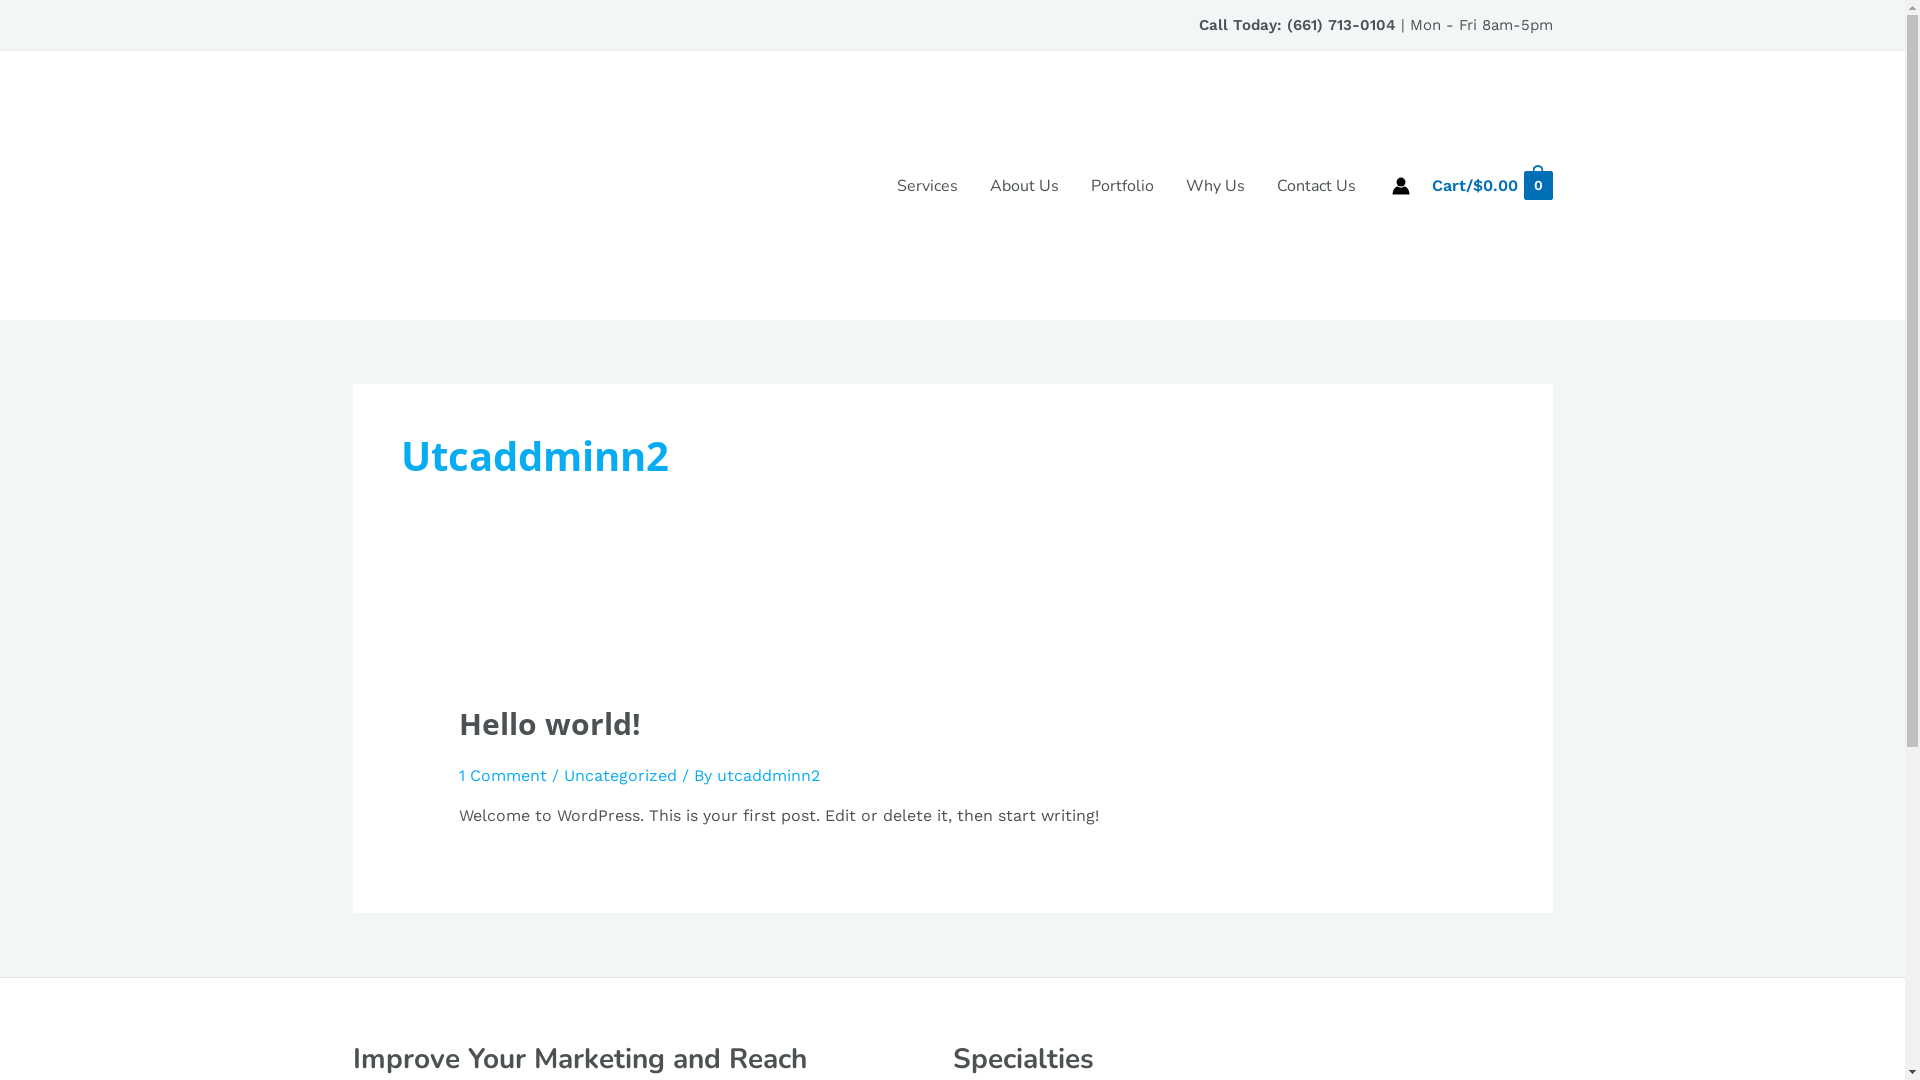  I want to click on 'Cart/$0.00, so click(1491, 185).